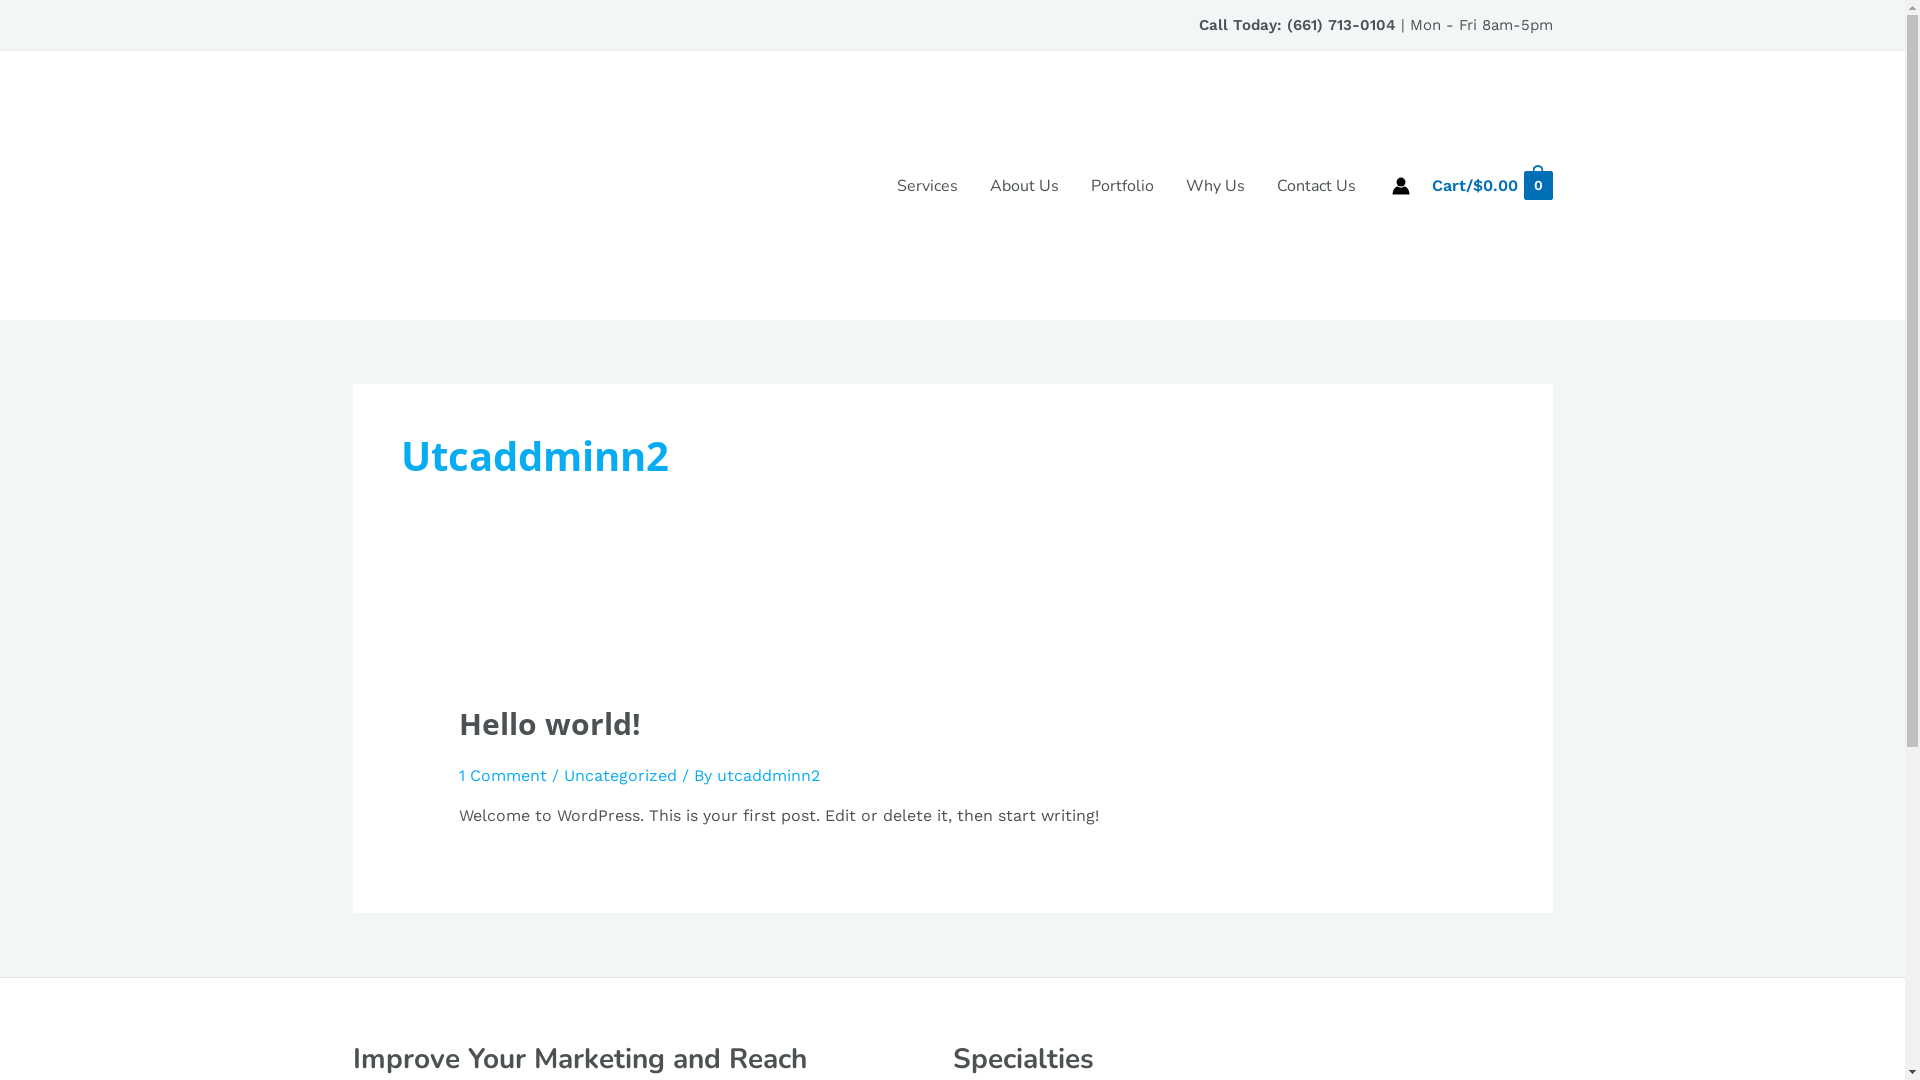  I want to click on 'Cart/$0.00, so click(1491, 185).